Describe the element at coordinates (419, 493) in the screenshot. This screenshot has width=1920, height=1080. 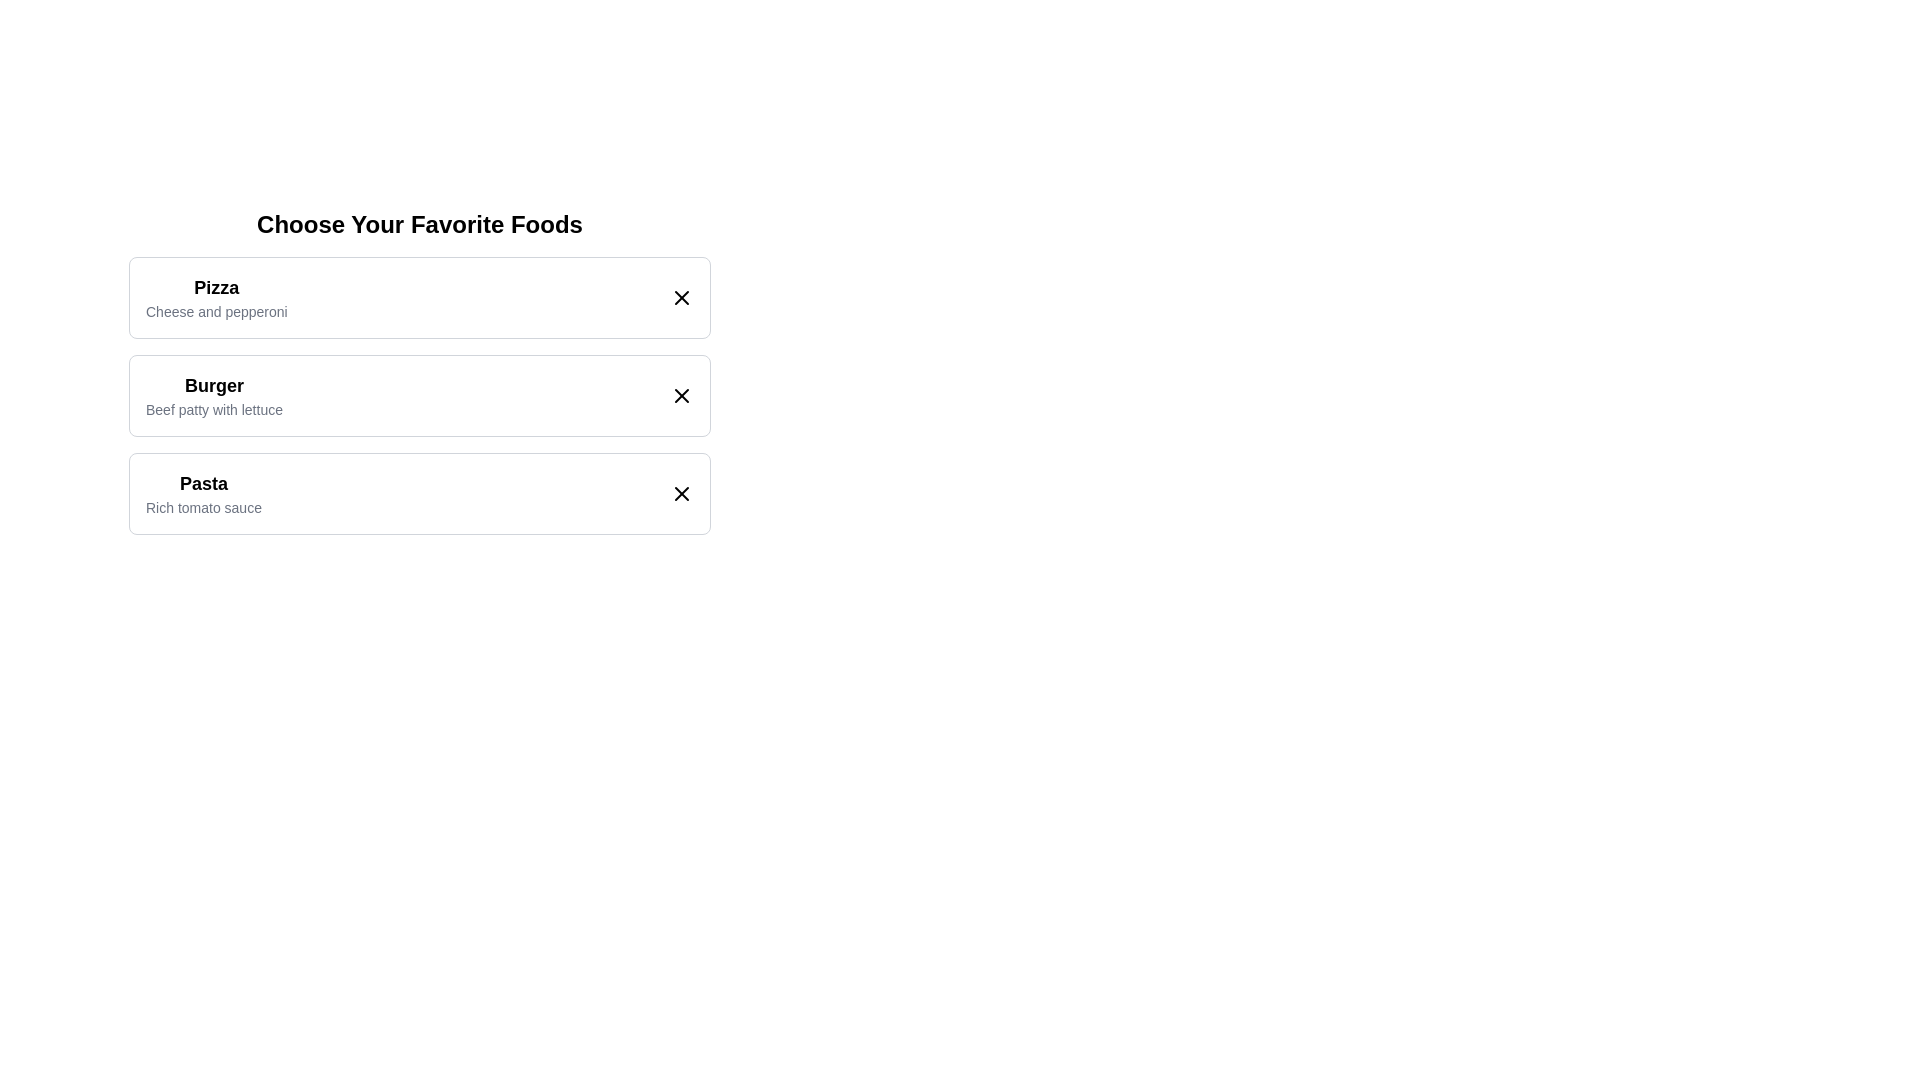
I see `the 'Pasta' list item, which is the third item in a vertical list` at that location.